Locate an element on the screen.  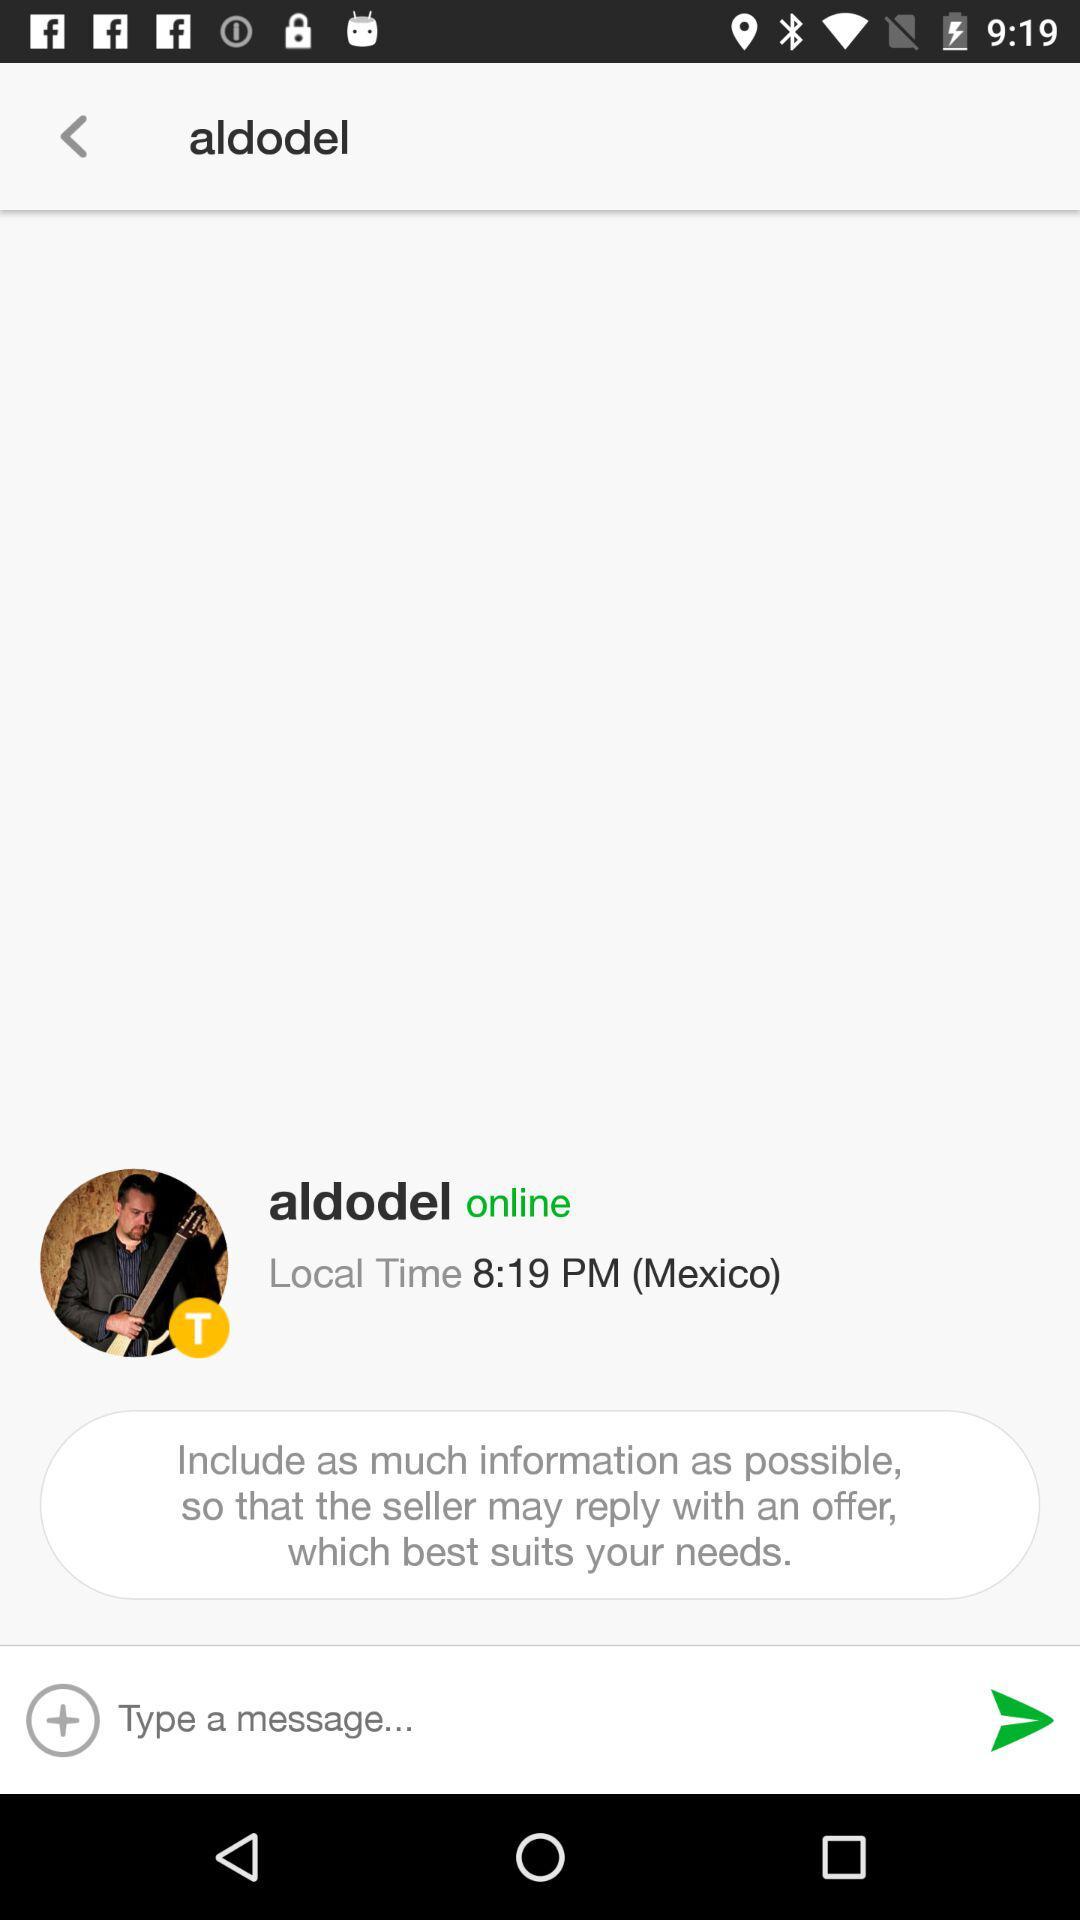
type a message is located at coordinates (545, 1719).